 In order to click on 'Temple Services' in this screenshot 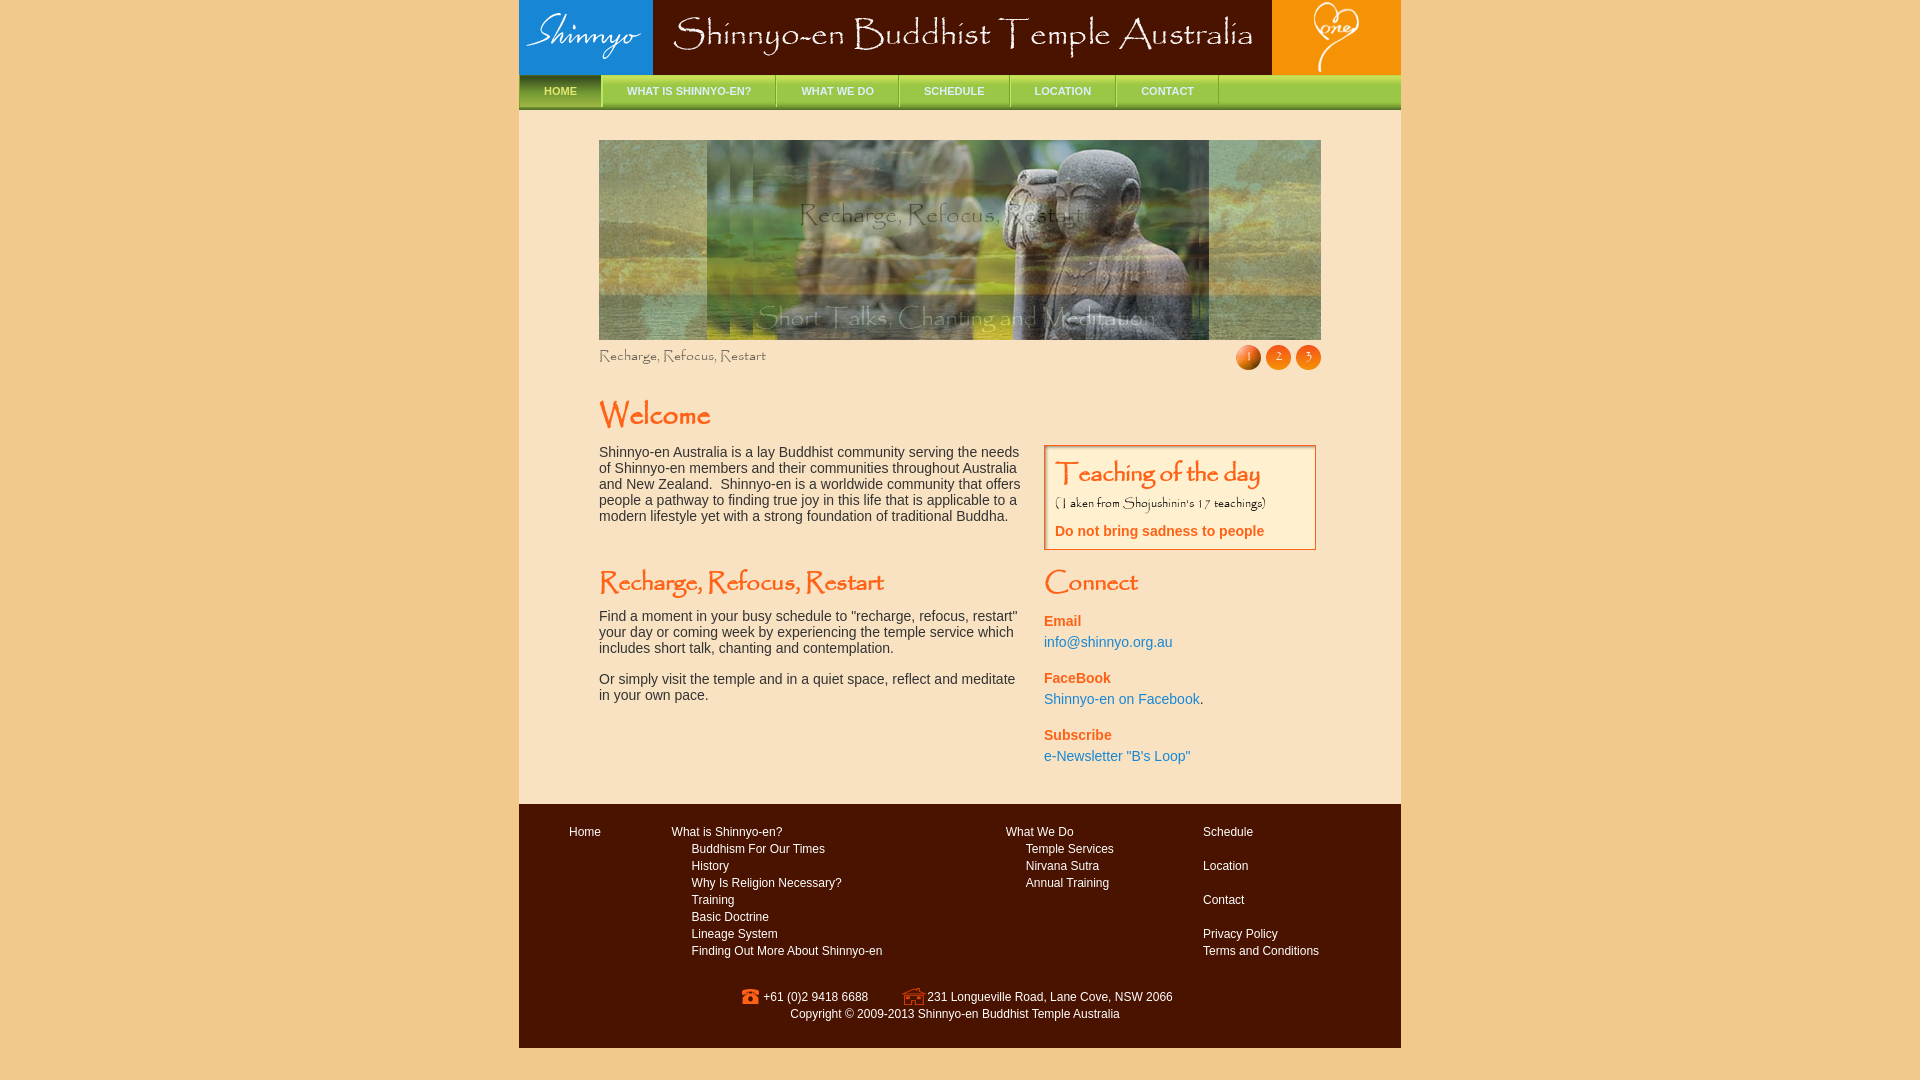, I will do `click(1069, 849)`.